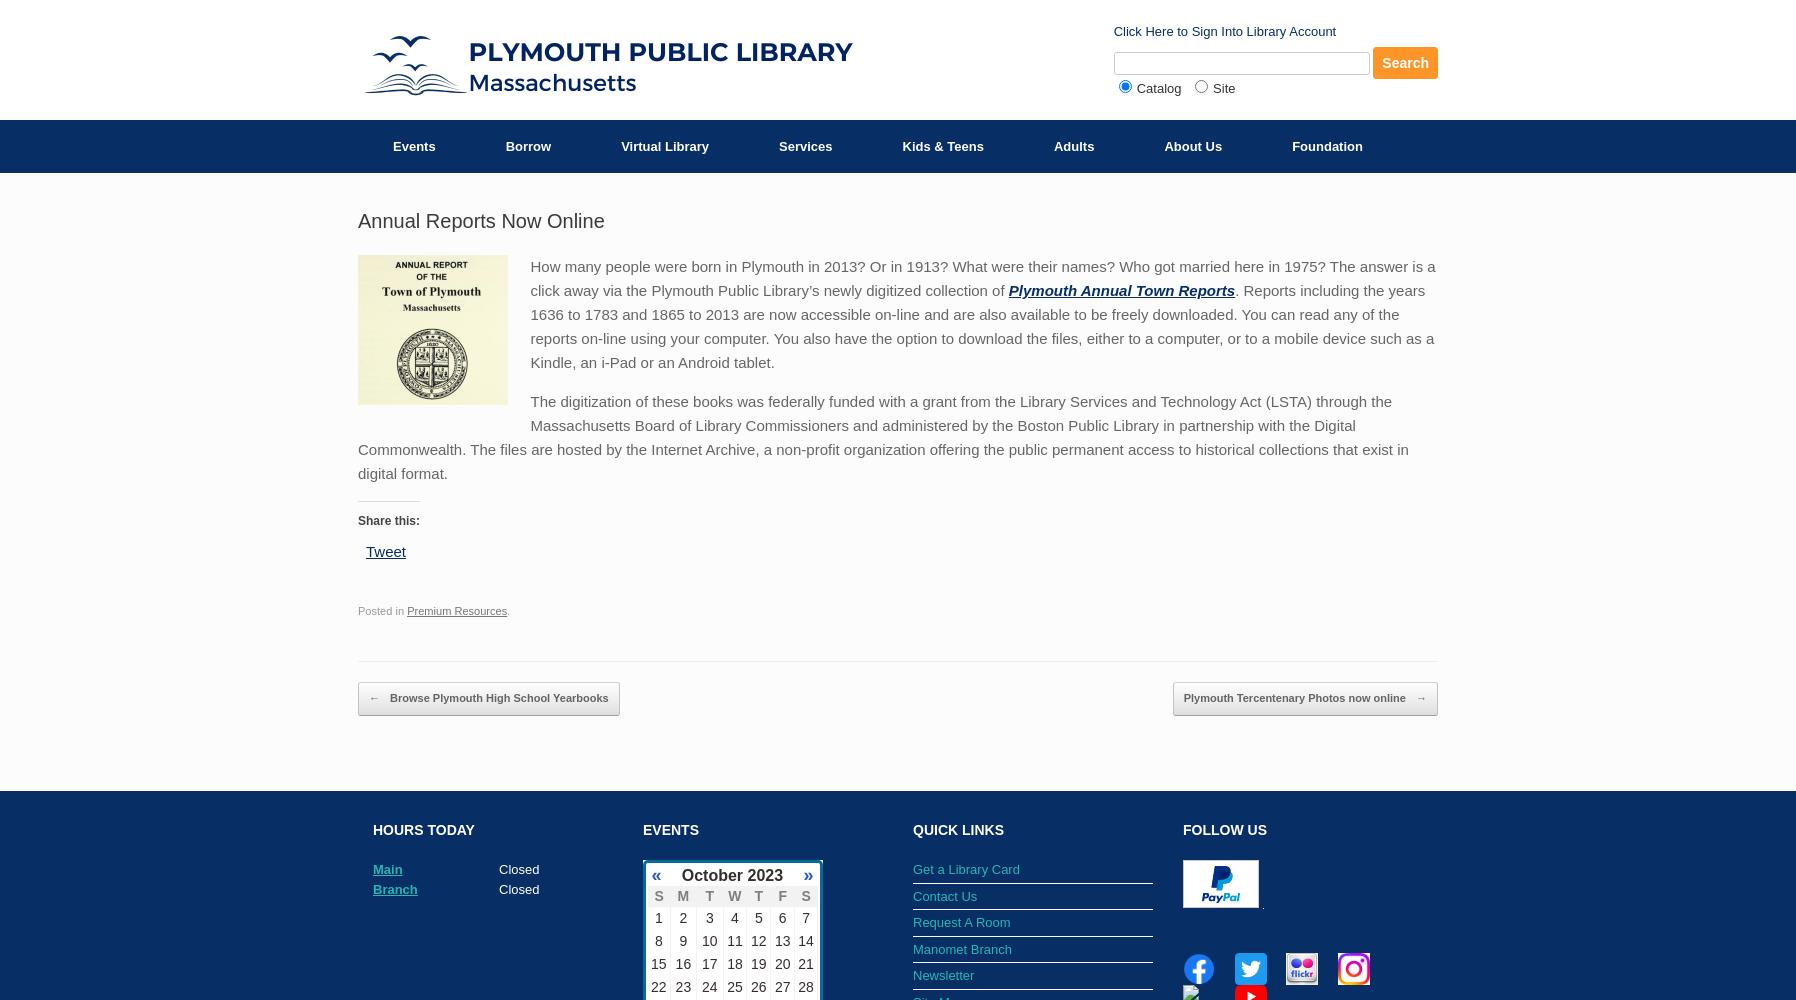  Describe the element at coordinates (387, 868) in the screenshot. I see `'Main'` at that location.